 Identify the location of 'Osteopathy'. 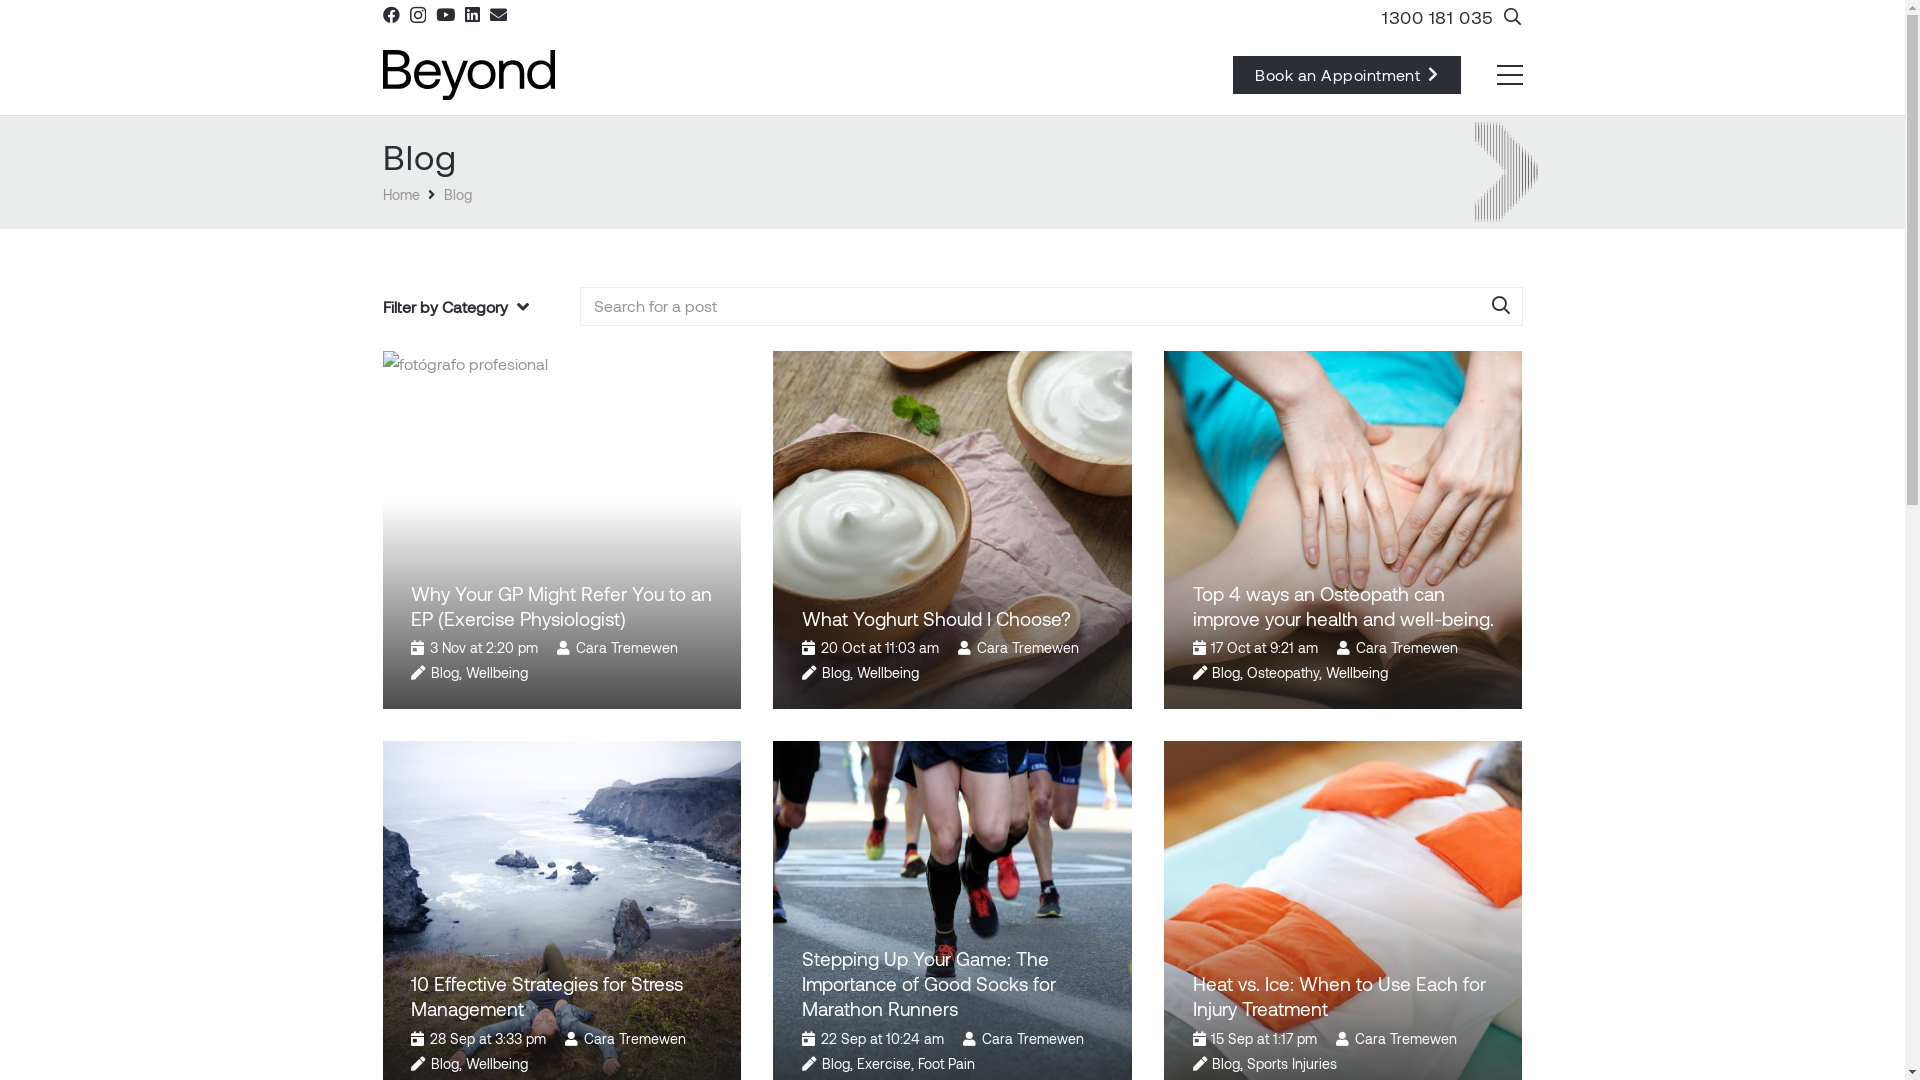
(1282, 672).